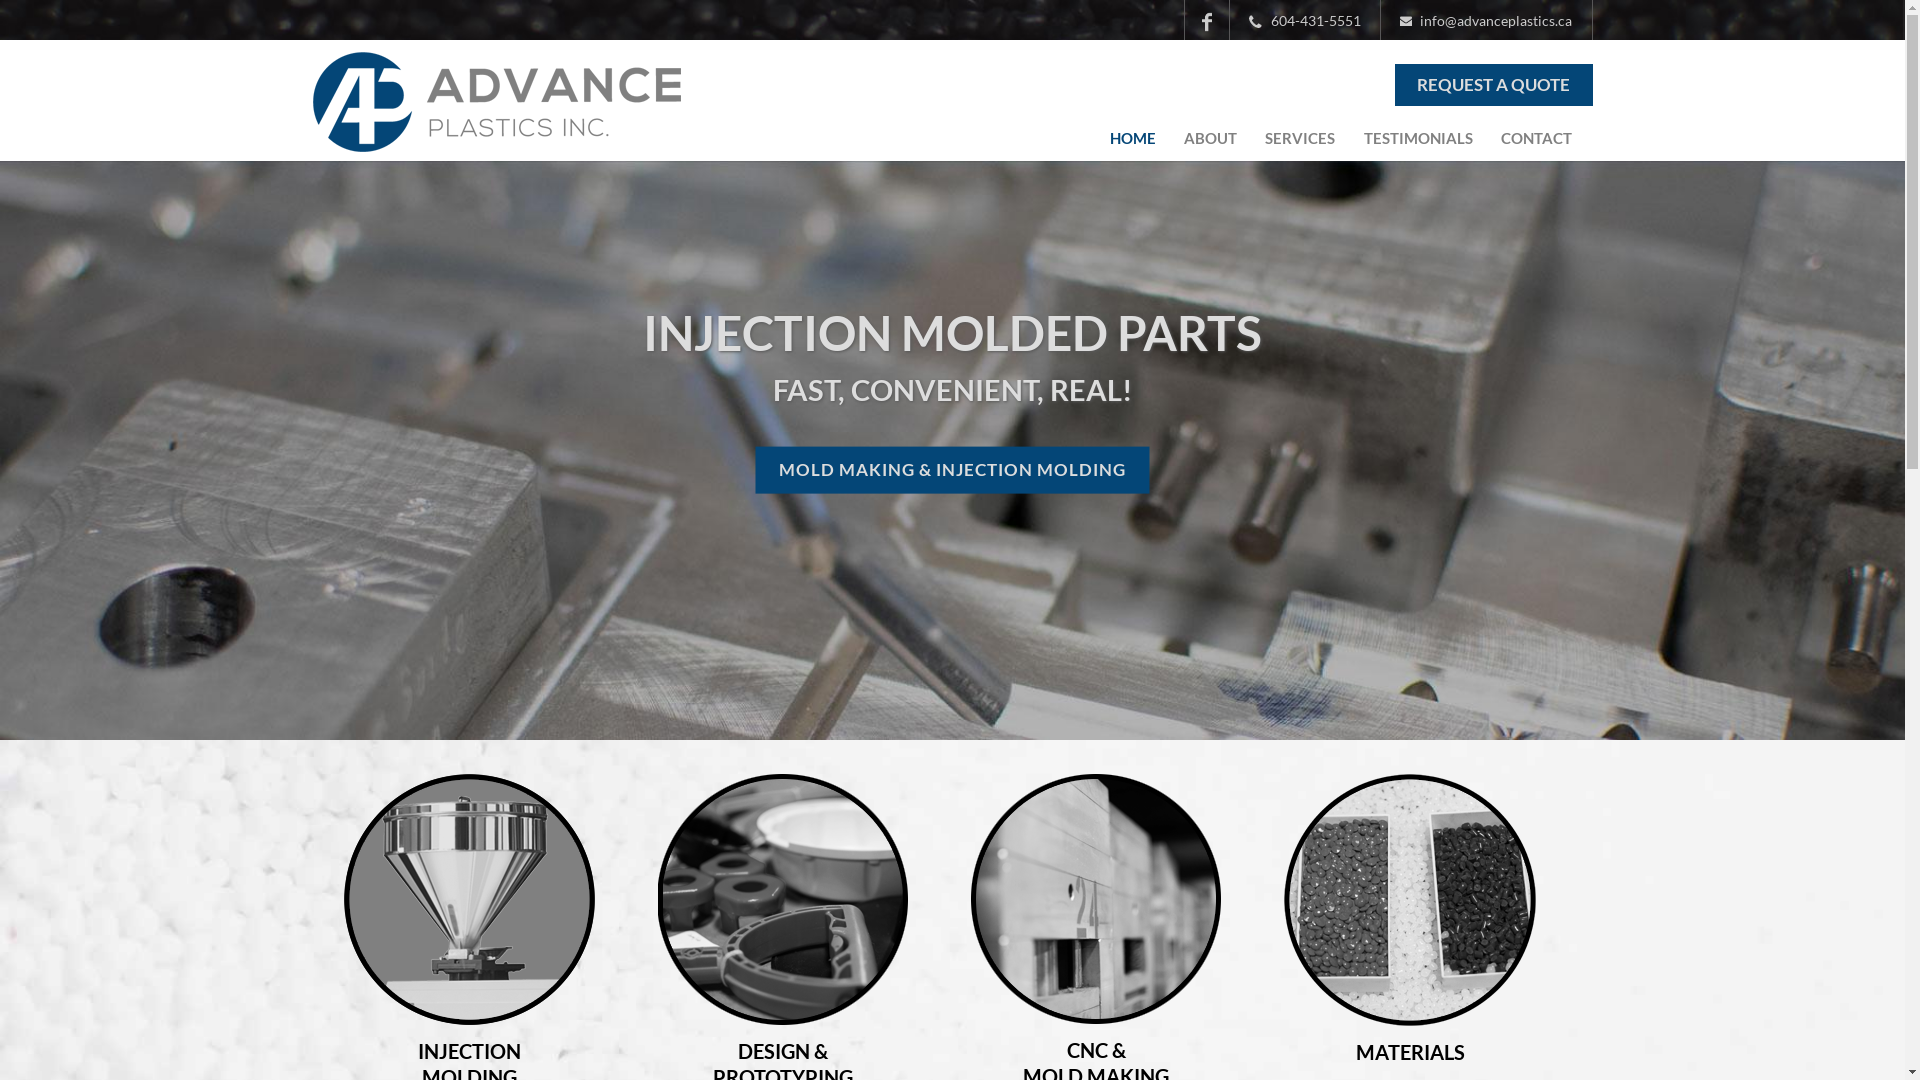  Describe the element at coordinates (1209, 137) in the screenshot. I see `'ABOUT'` at that location.